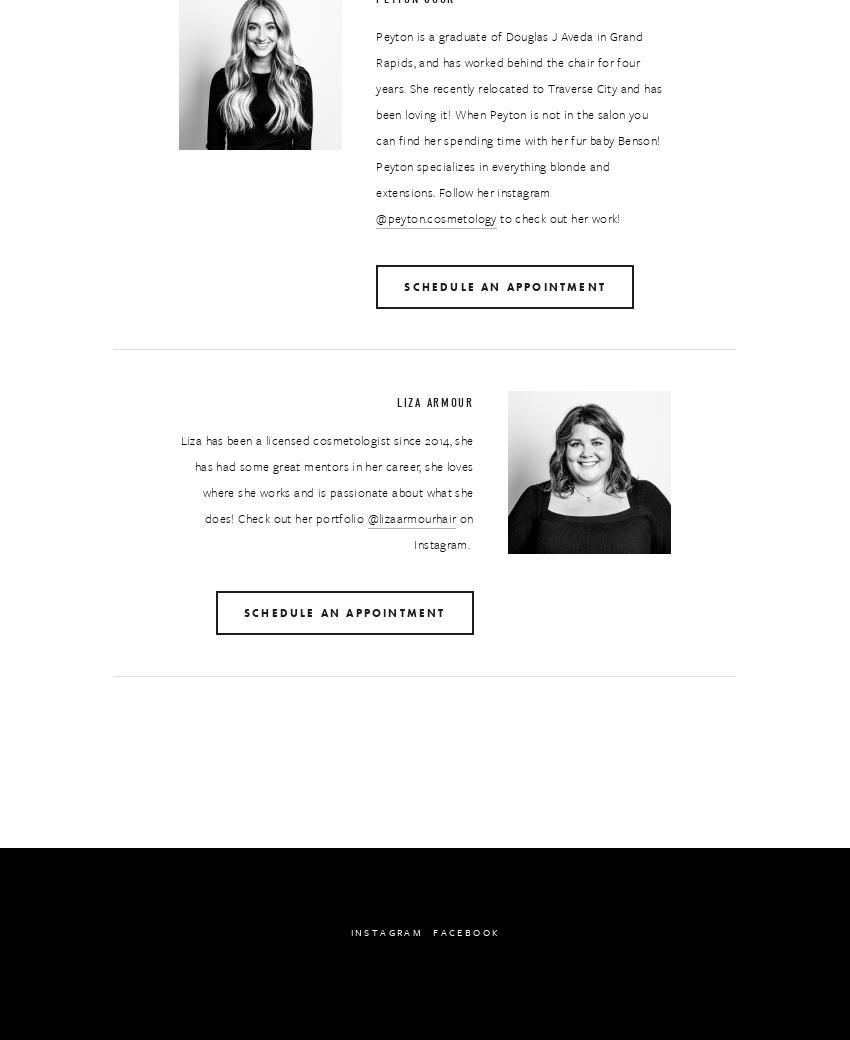 The width and height of the screenshot is (850, 1040). Describe the element at coordinates (366, 518) in the screenshot. I see `'@lizaarmourhair'` at that location.